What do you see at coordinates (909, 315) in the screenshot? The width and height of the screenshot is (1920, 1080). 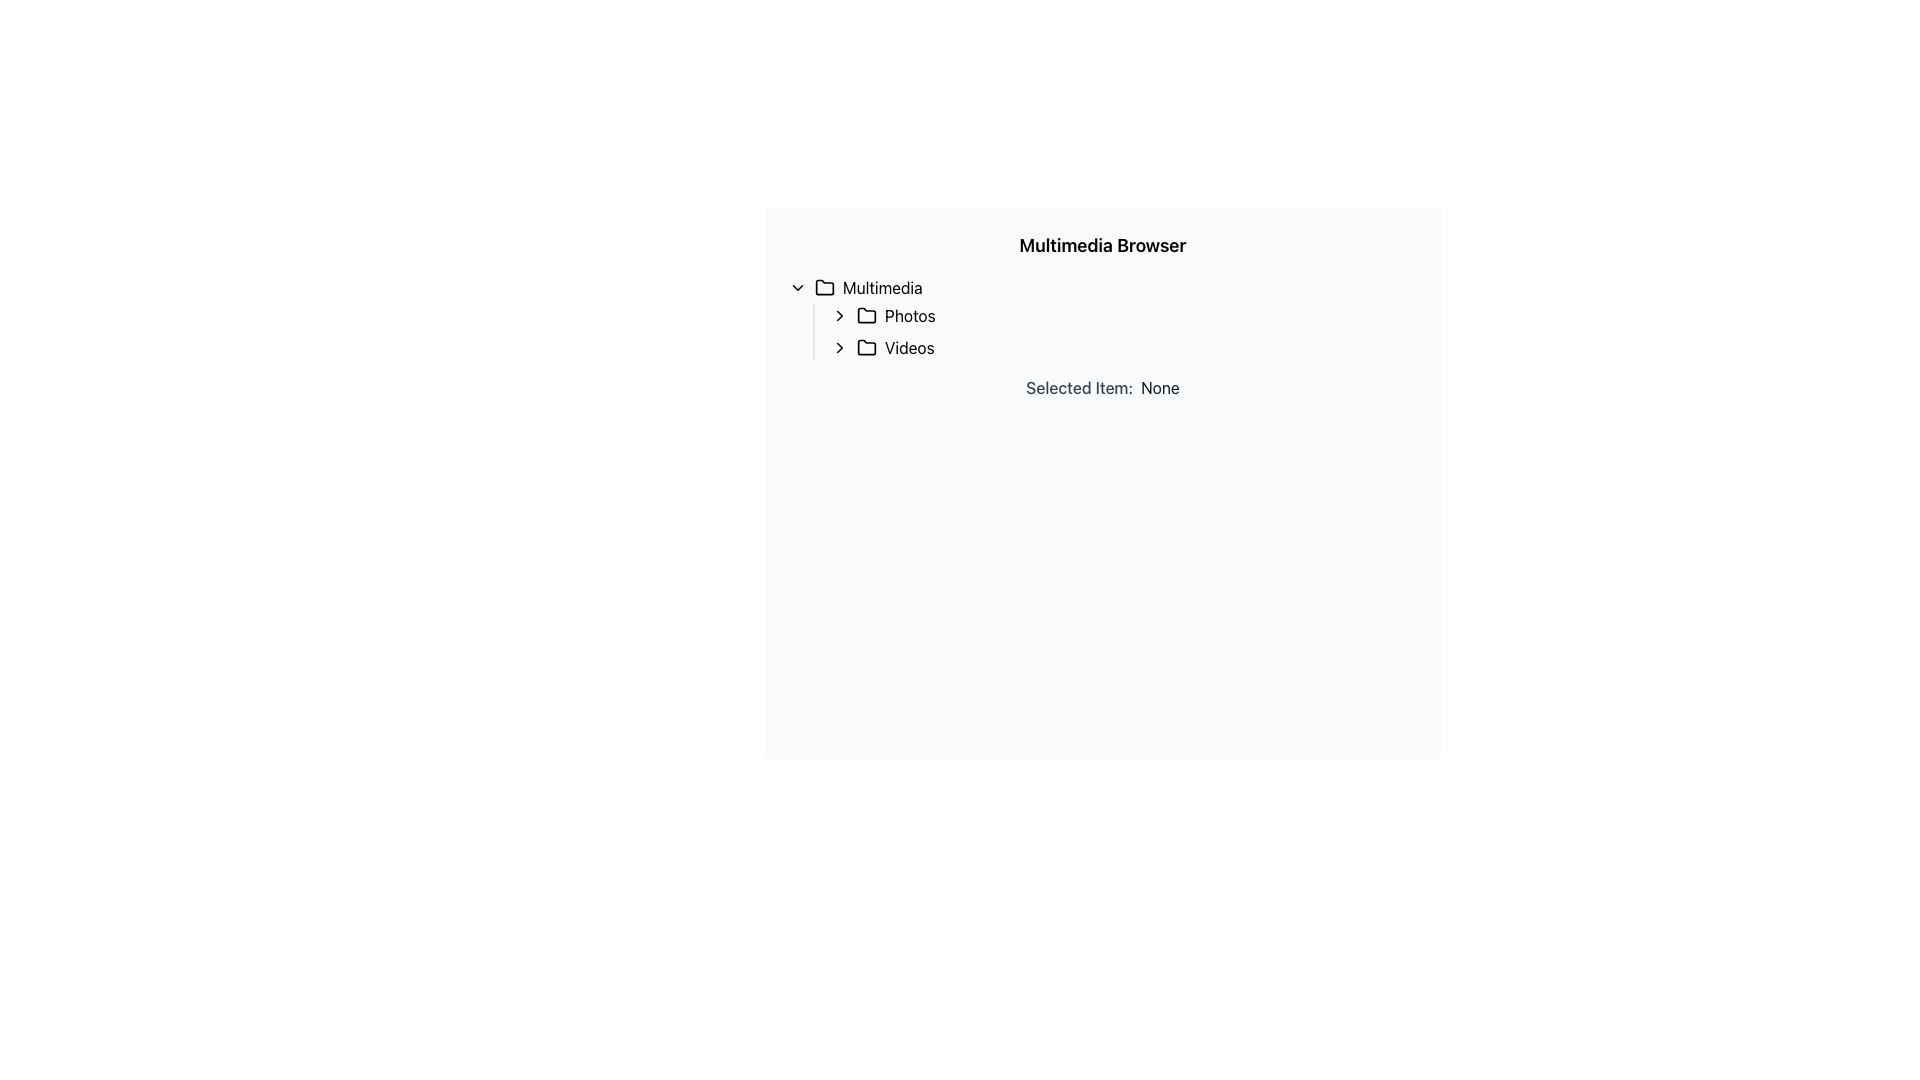 I see `the text label 'Photos' in the hierarchical tree structure under the 'Multimedia' node` at bounding box center [909, 315].